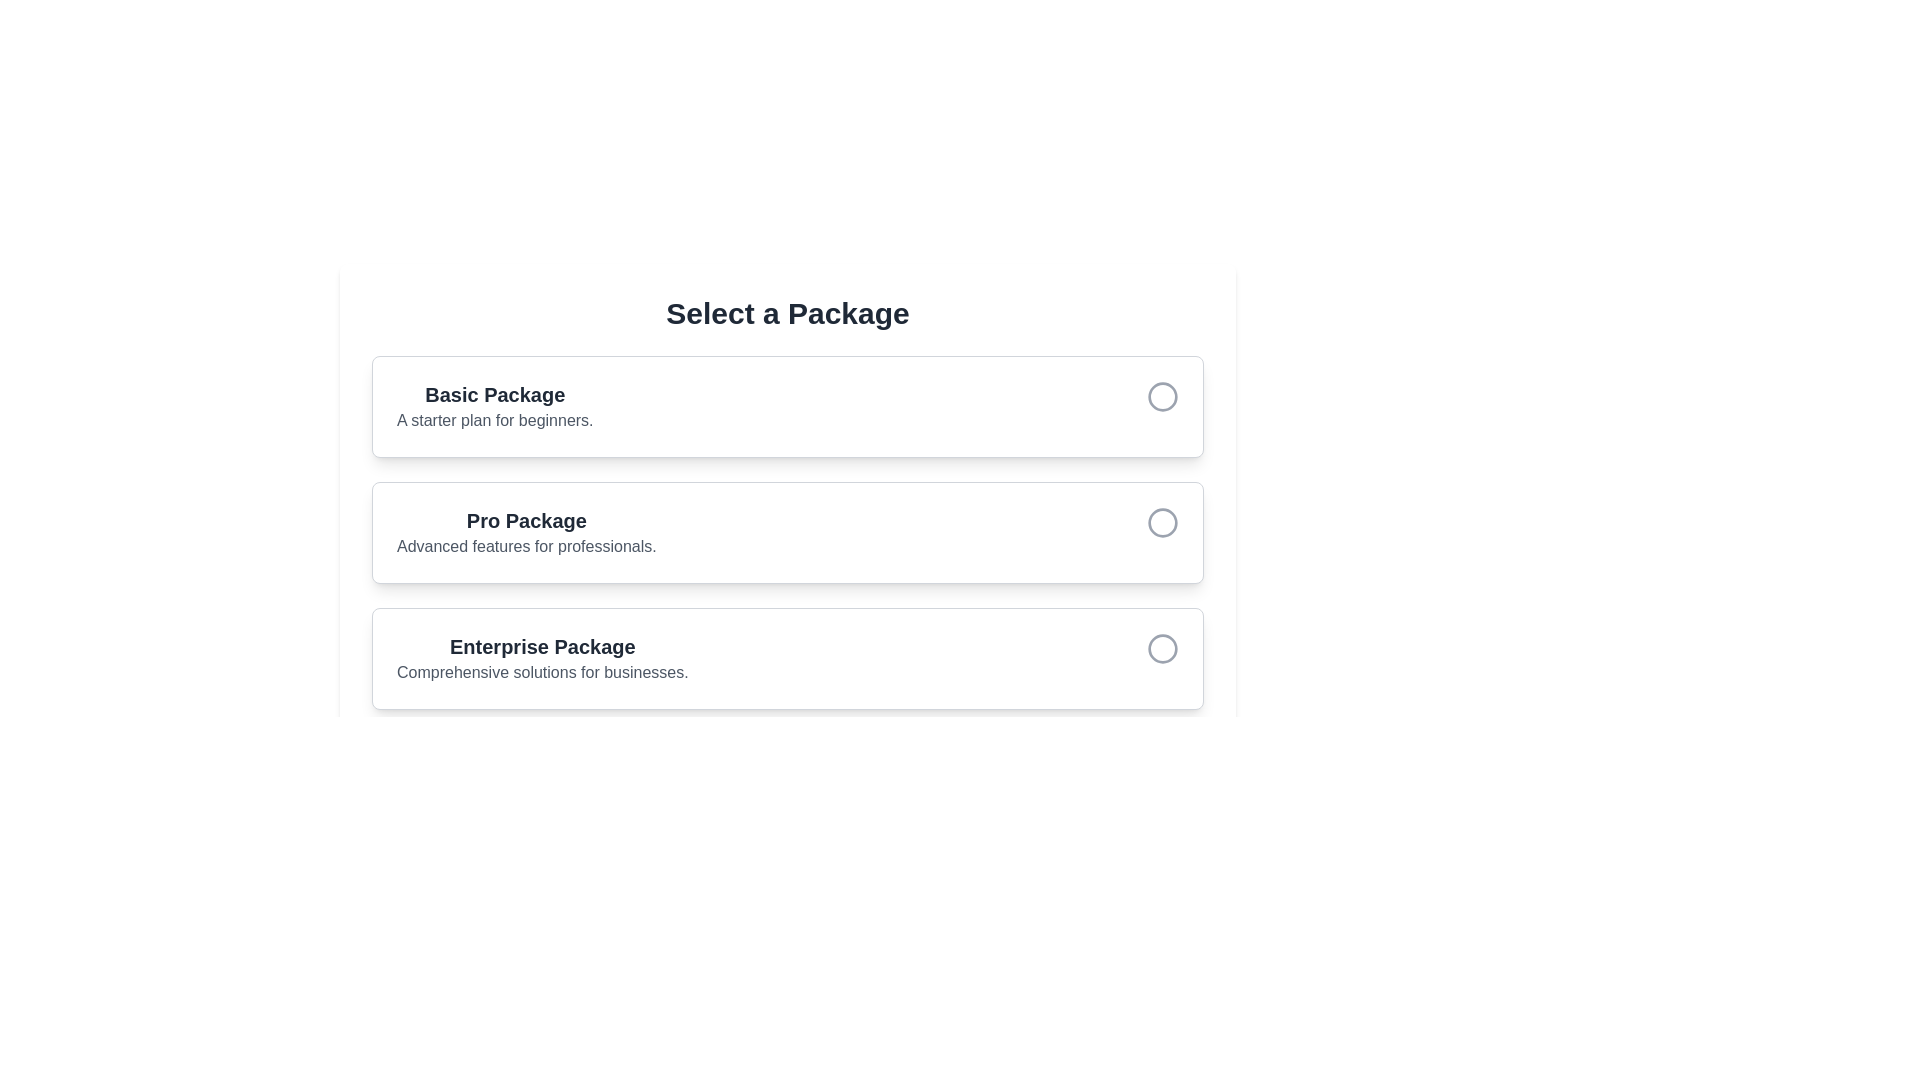  What do you see at coordinates (1162, 397) in the screenshot?
I see `the circular radio button indicator for the 'Basic Package' item` at bounding box center [1162, 397].